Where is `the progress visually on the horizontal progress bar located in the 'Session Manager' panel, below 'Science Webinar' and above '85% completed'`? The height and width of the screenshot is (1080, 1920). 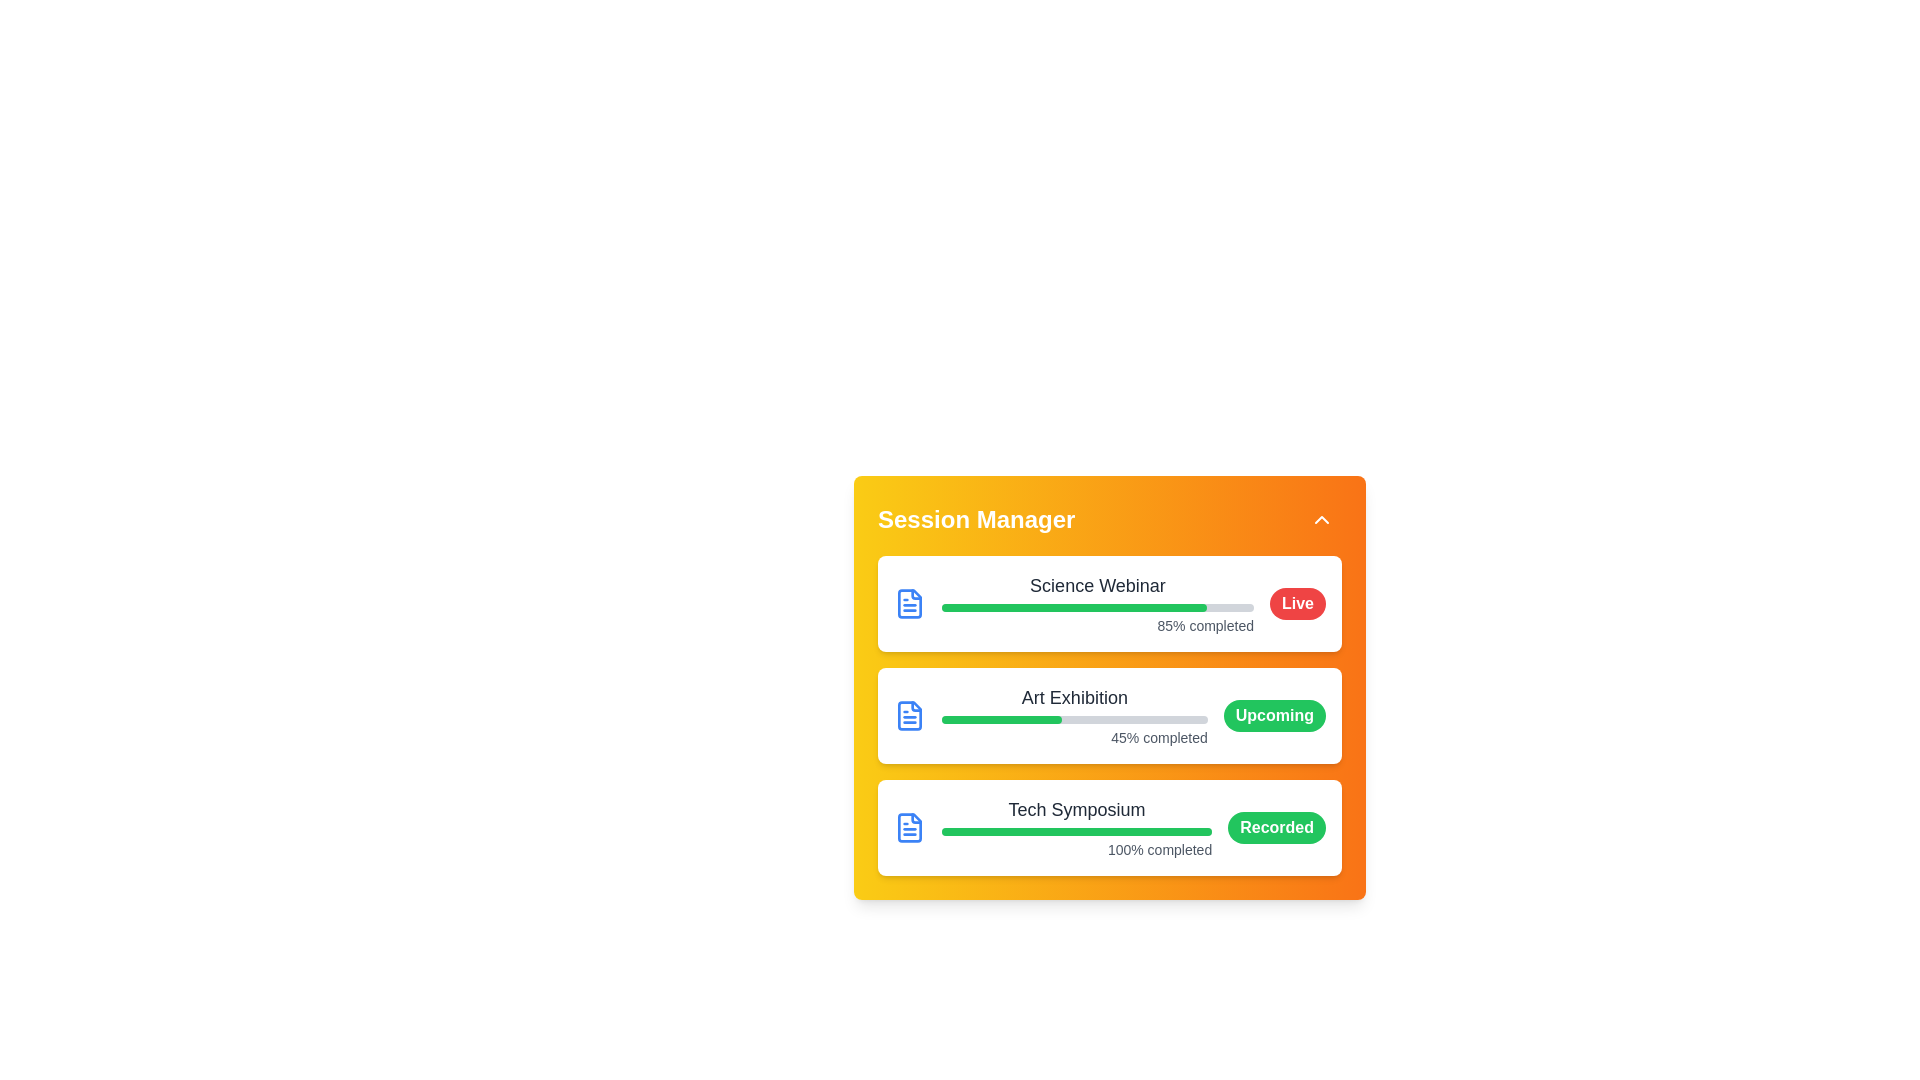 the progress visually on the horizontal progress bar located in the 'Session Manager' panel, below 'Science Webinar' and above '85% completed' is located at coordinates (1097, 607).